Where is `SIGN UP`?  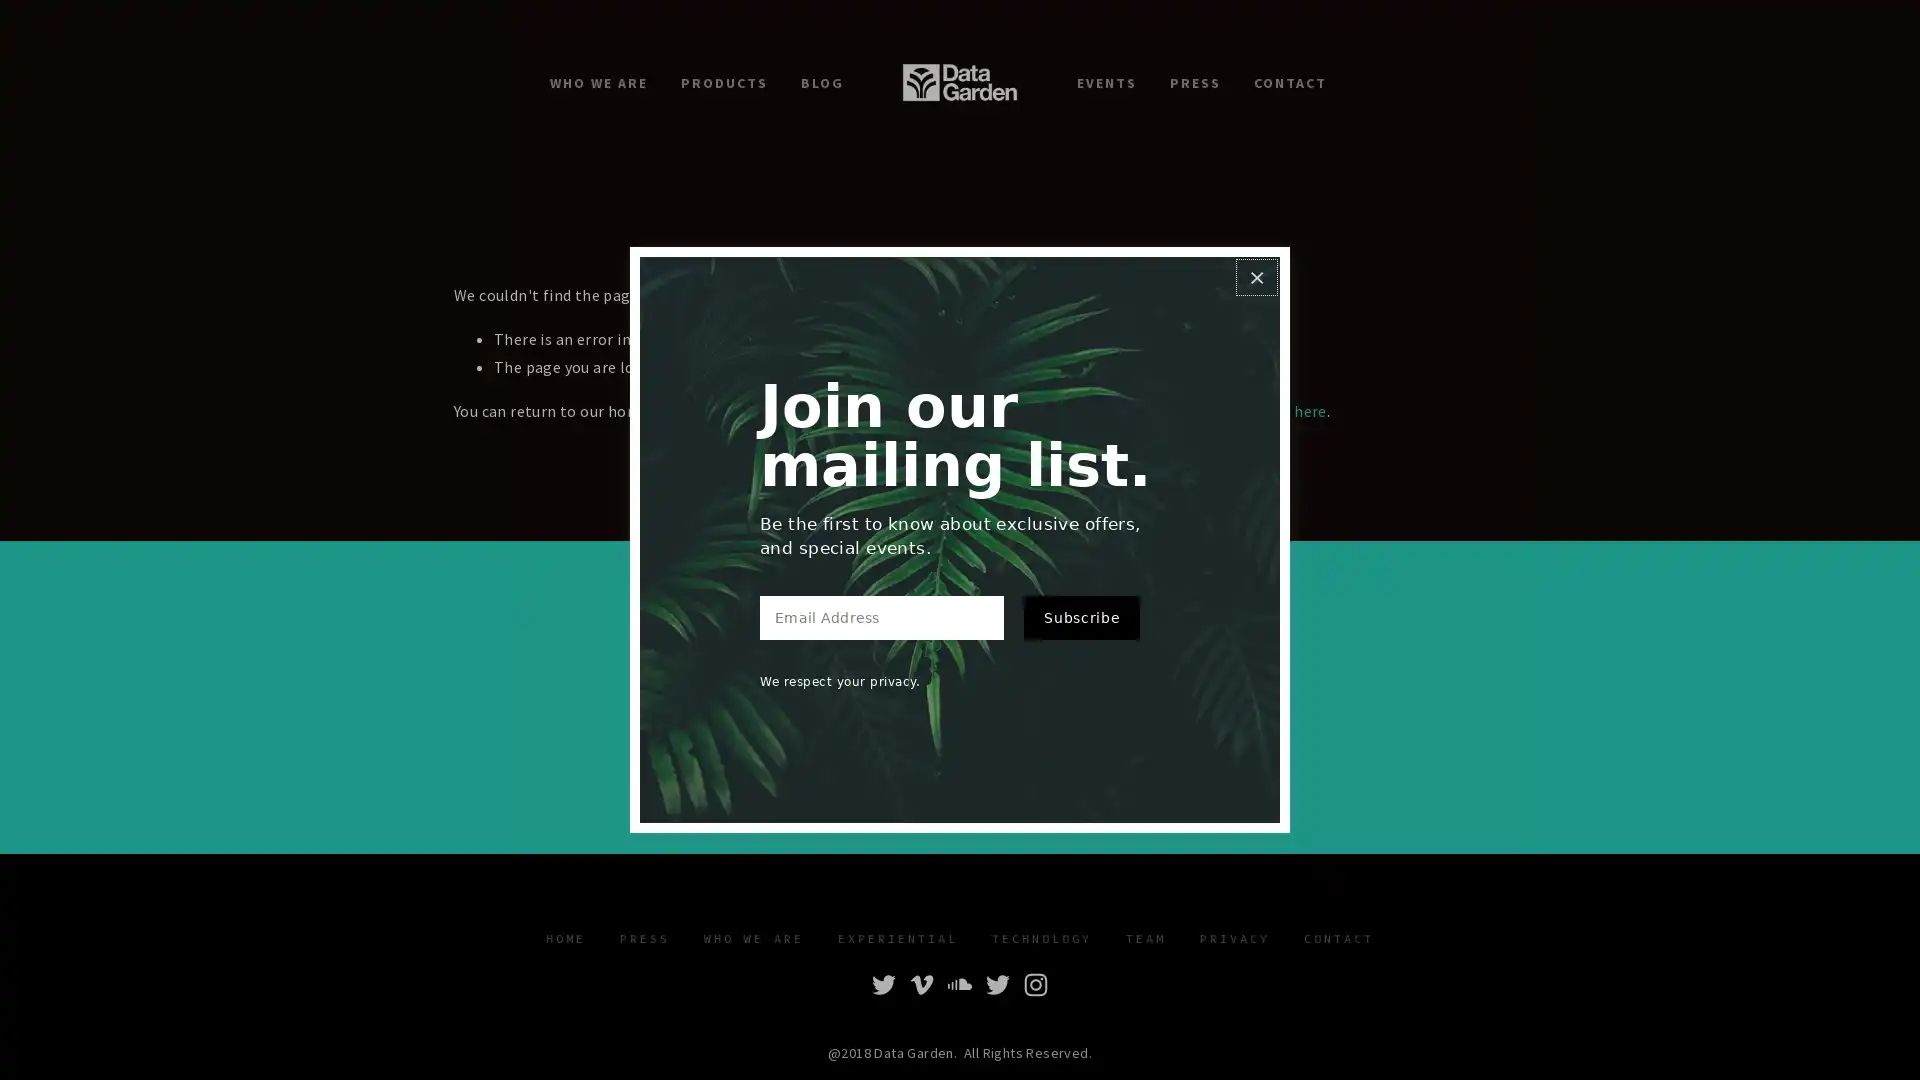 SIGN UP is located at coordinates (1084, 728).